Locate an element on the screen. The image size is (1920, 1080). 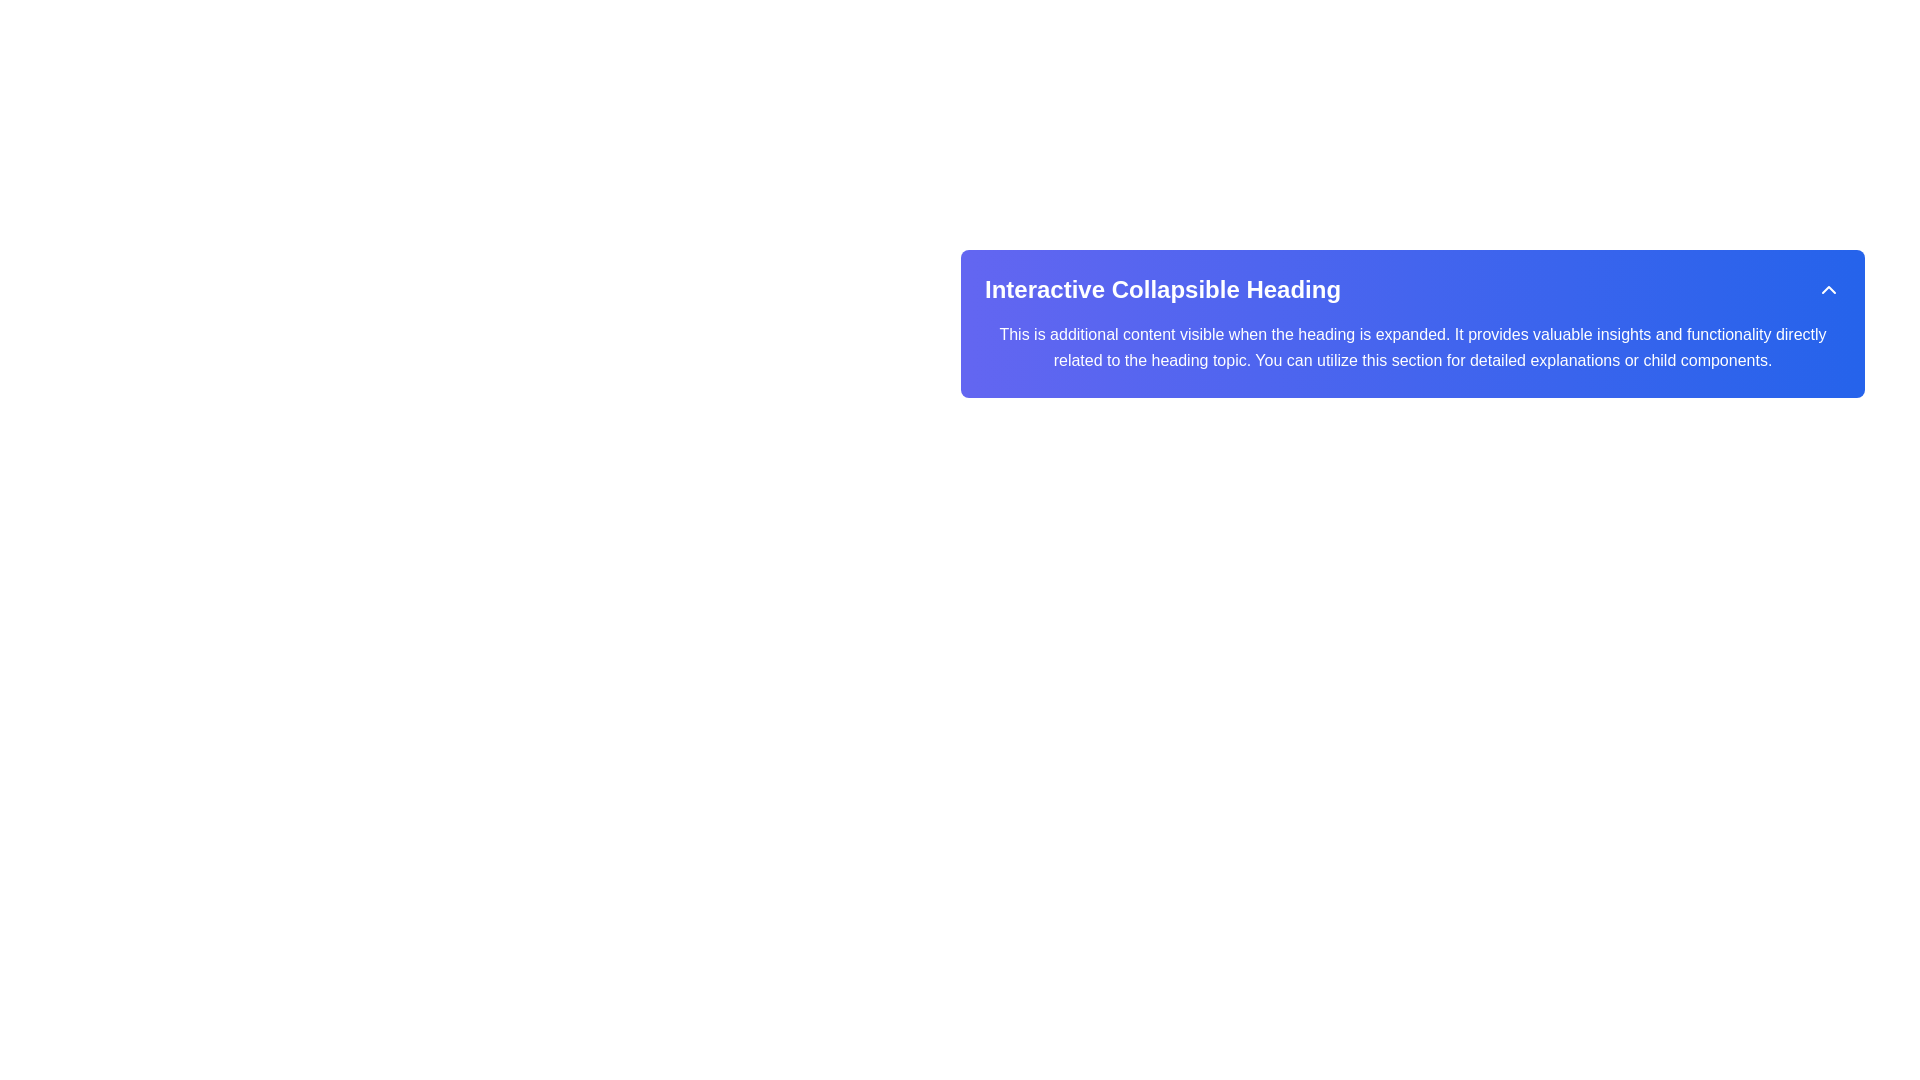
the upward-facing chevron icon located in the top-right corner of the blue header labeled 'Interactive Collapsible Heading' is located at coordinates (1828, 289).